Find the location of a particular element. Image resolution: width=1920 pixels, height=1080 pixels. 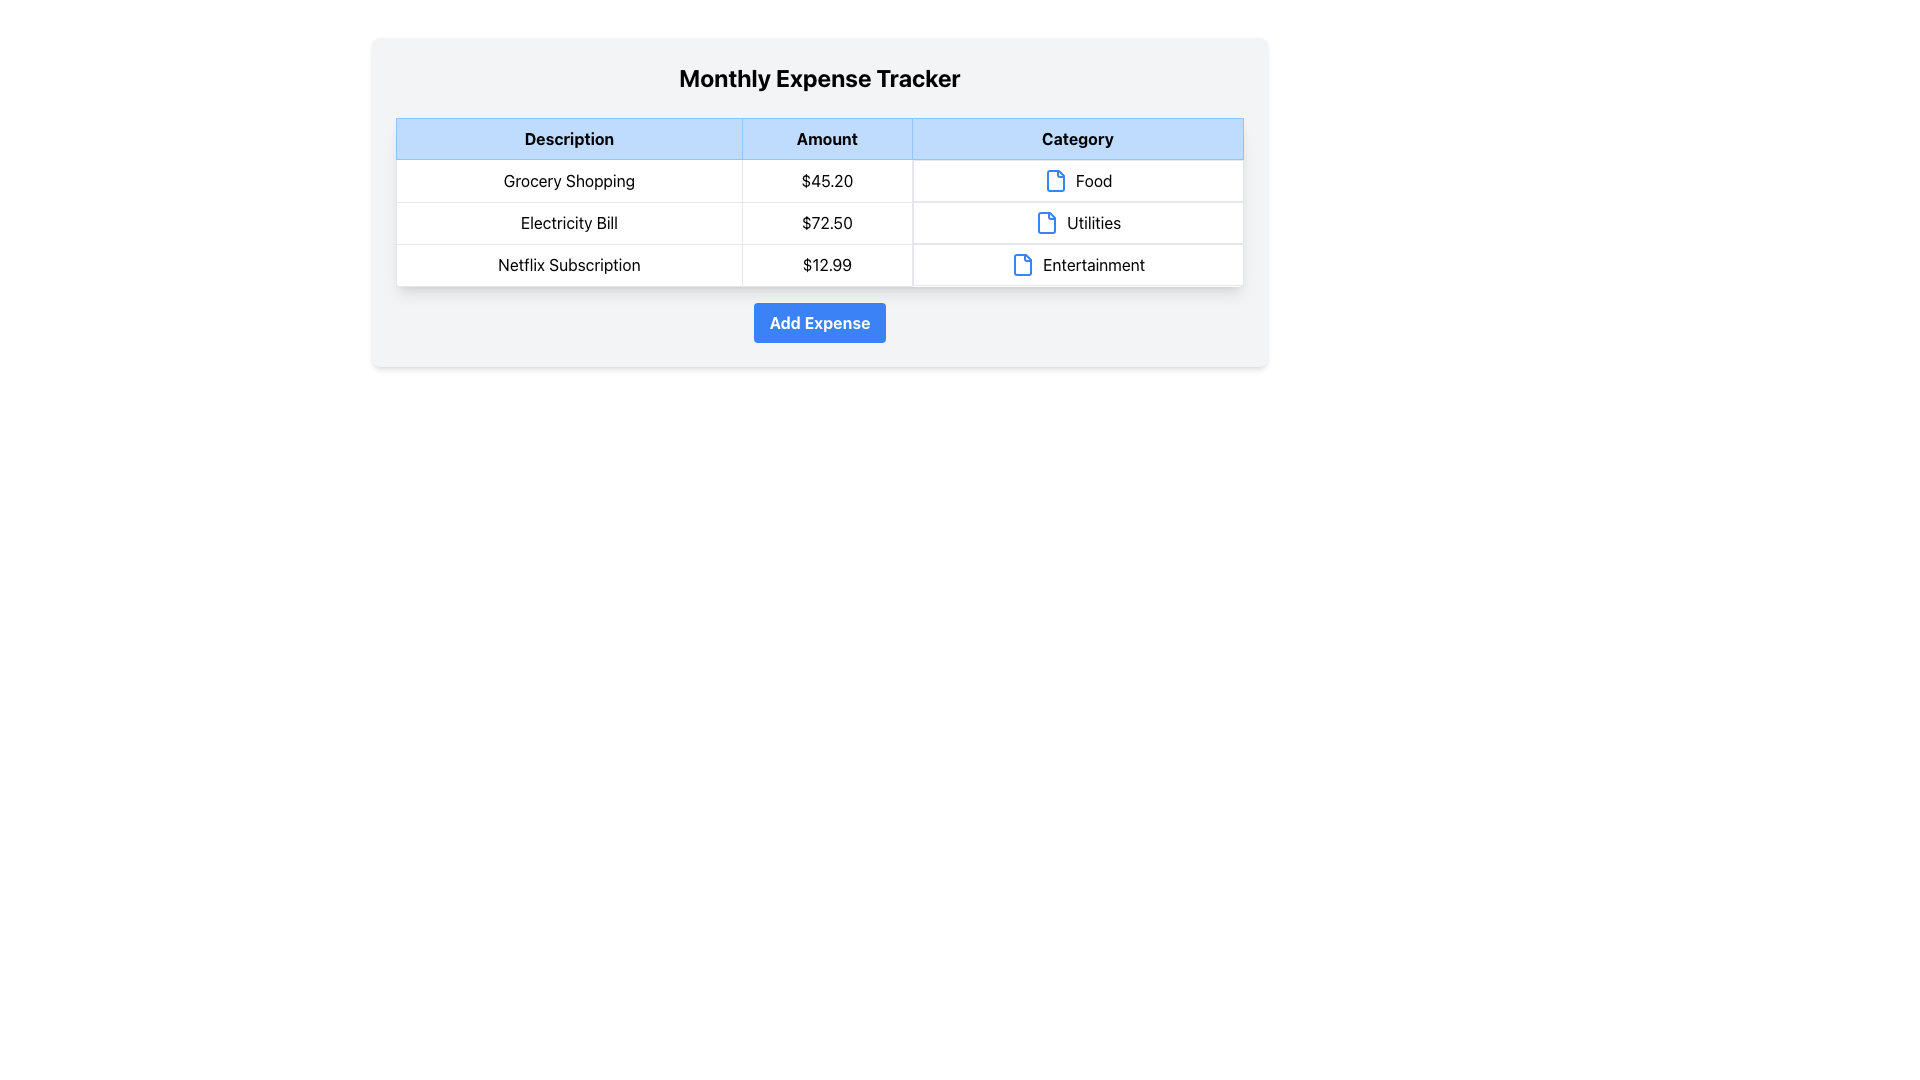

the monetary amount of $45.20 in the center column labeled 'Amount' of the 'Grocery Shopping' row in the expense tracker is located at coordinates (827, 180).